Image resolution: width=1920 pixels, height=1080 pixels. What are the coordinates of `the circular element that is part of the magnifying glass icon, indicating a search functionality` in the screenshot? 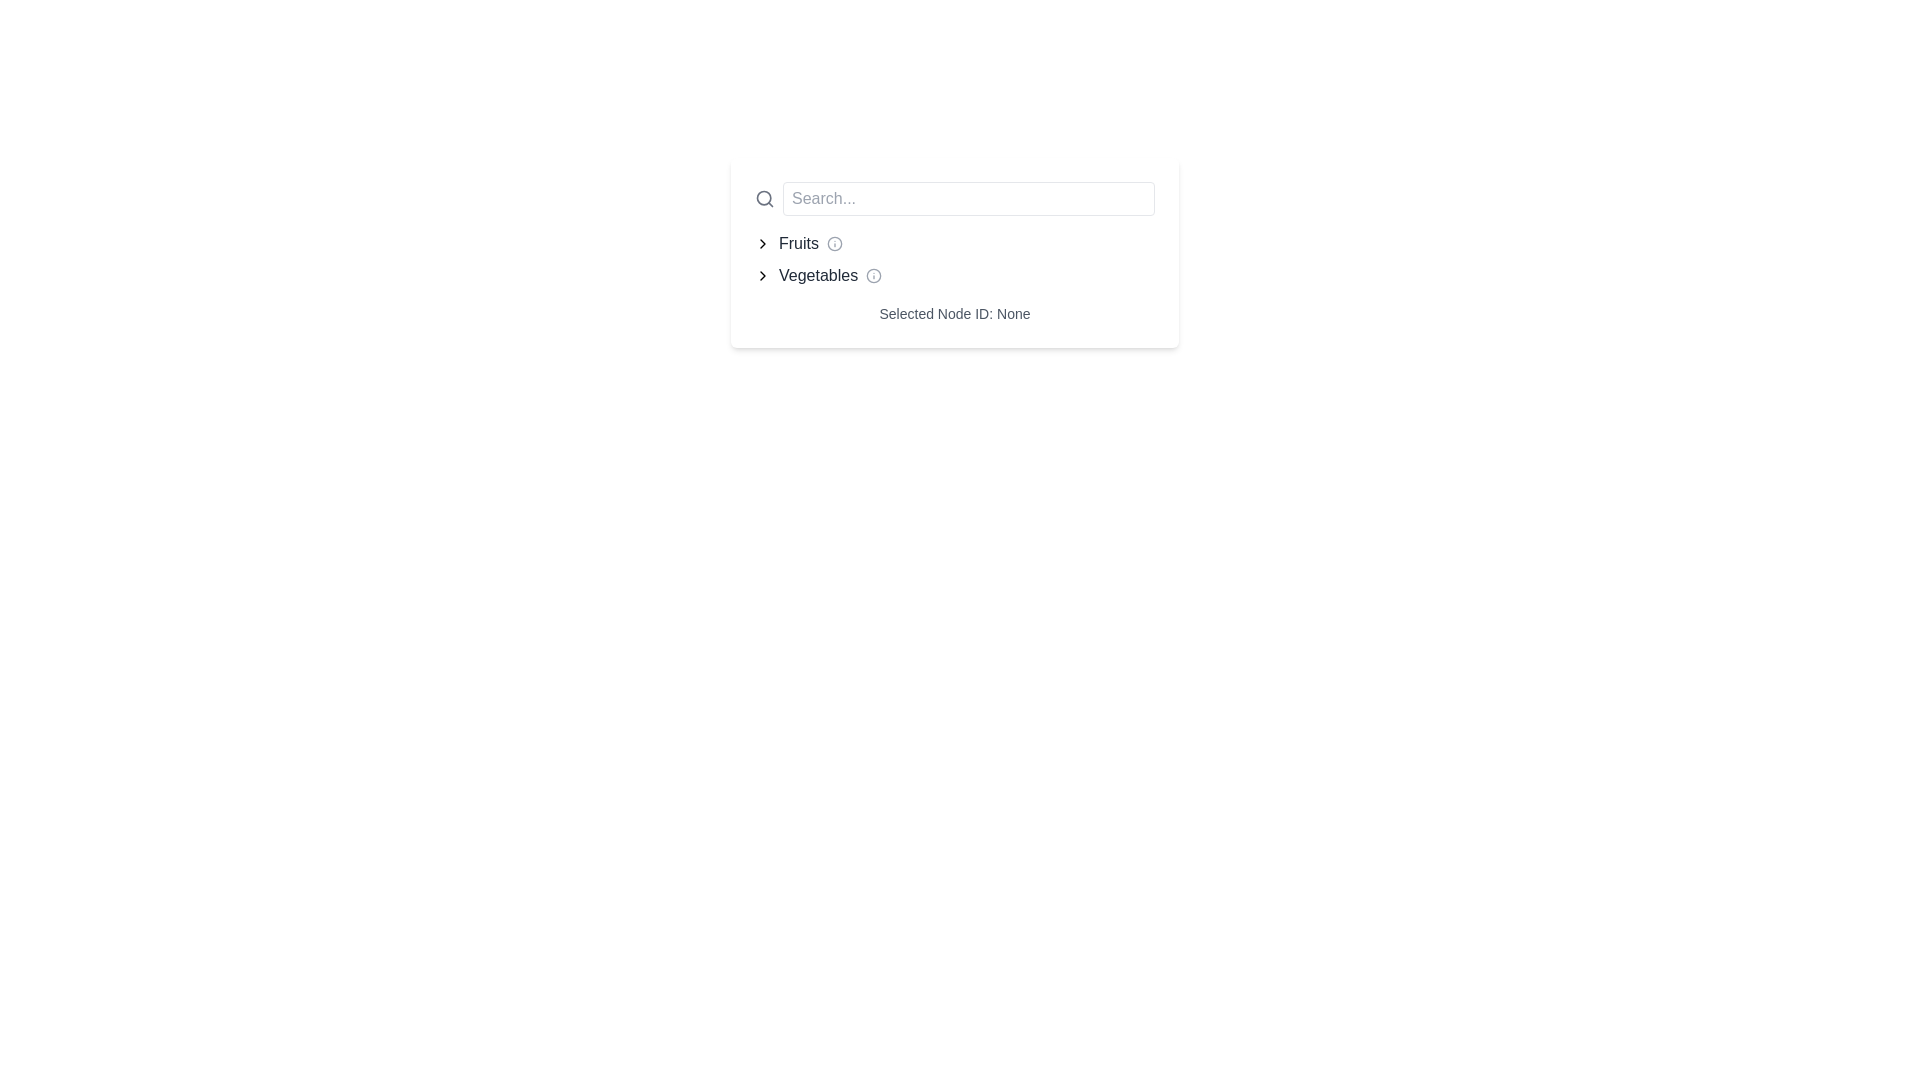 It's located at (763, 198).